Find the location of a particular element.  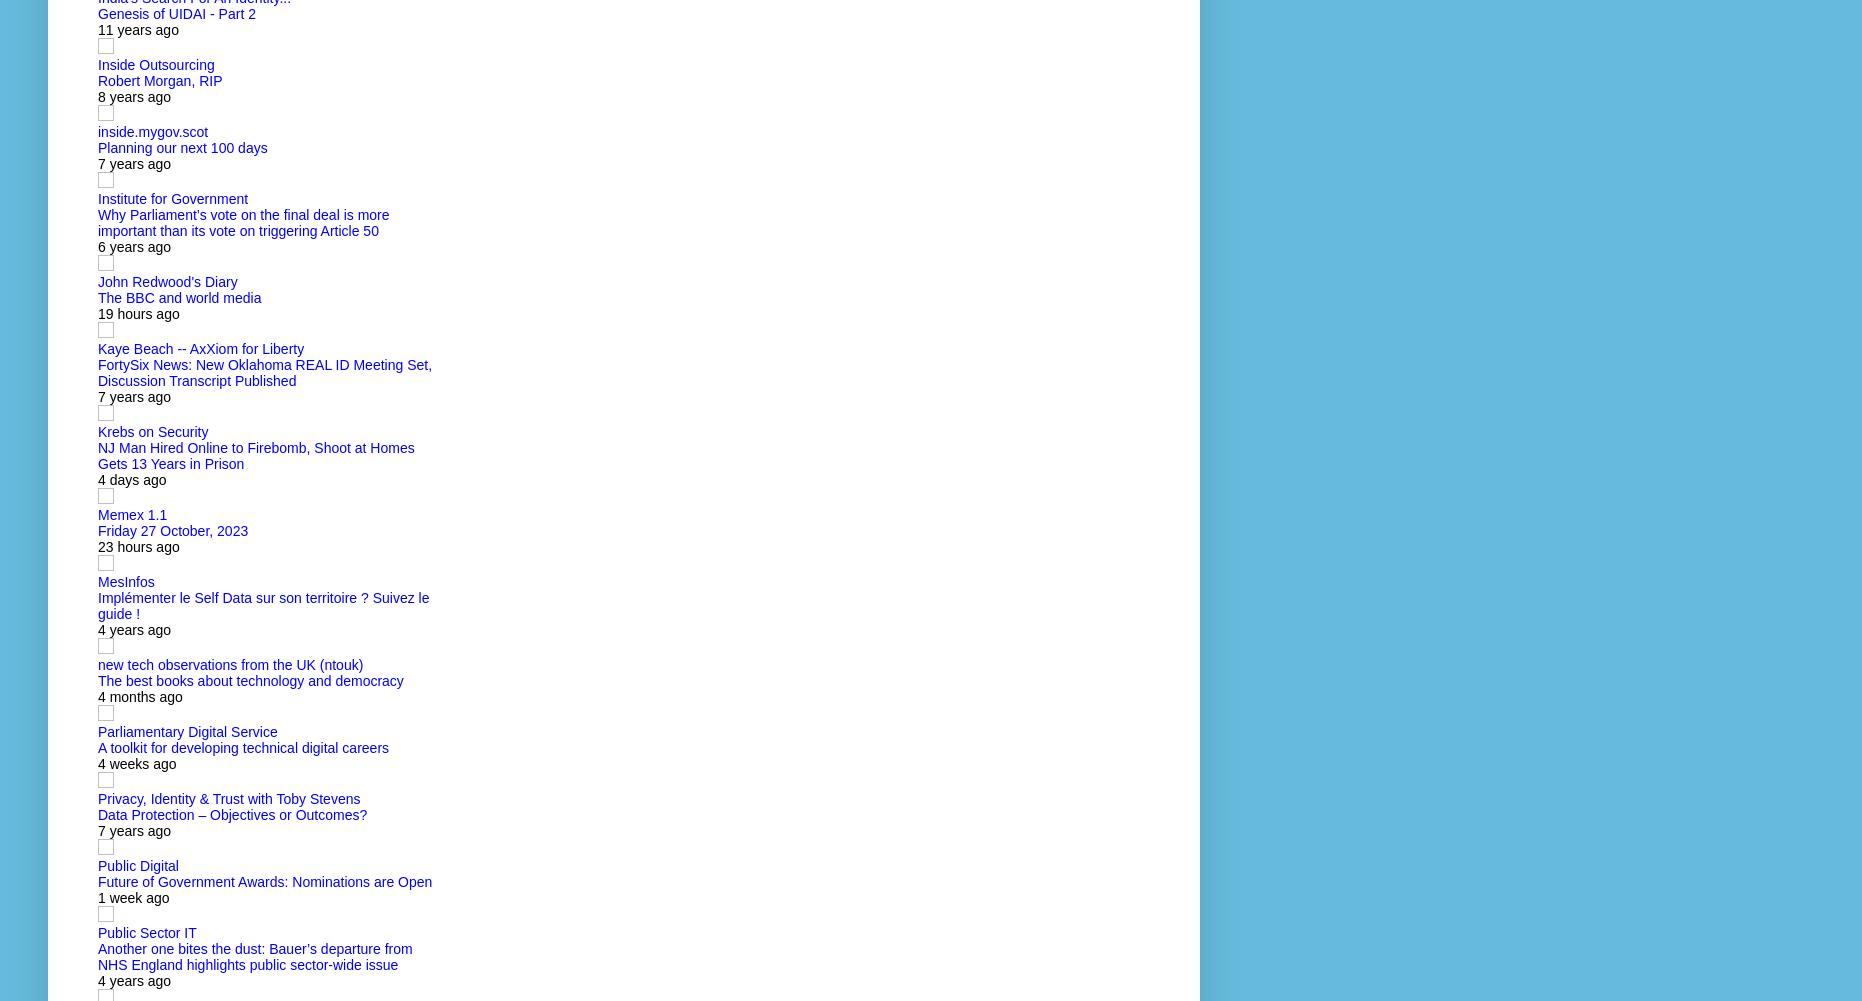

'Why Parliament’s vote on the final deal is more important than its vote on triggering Article 50' is located at coordinates (243, 222).